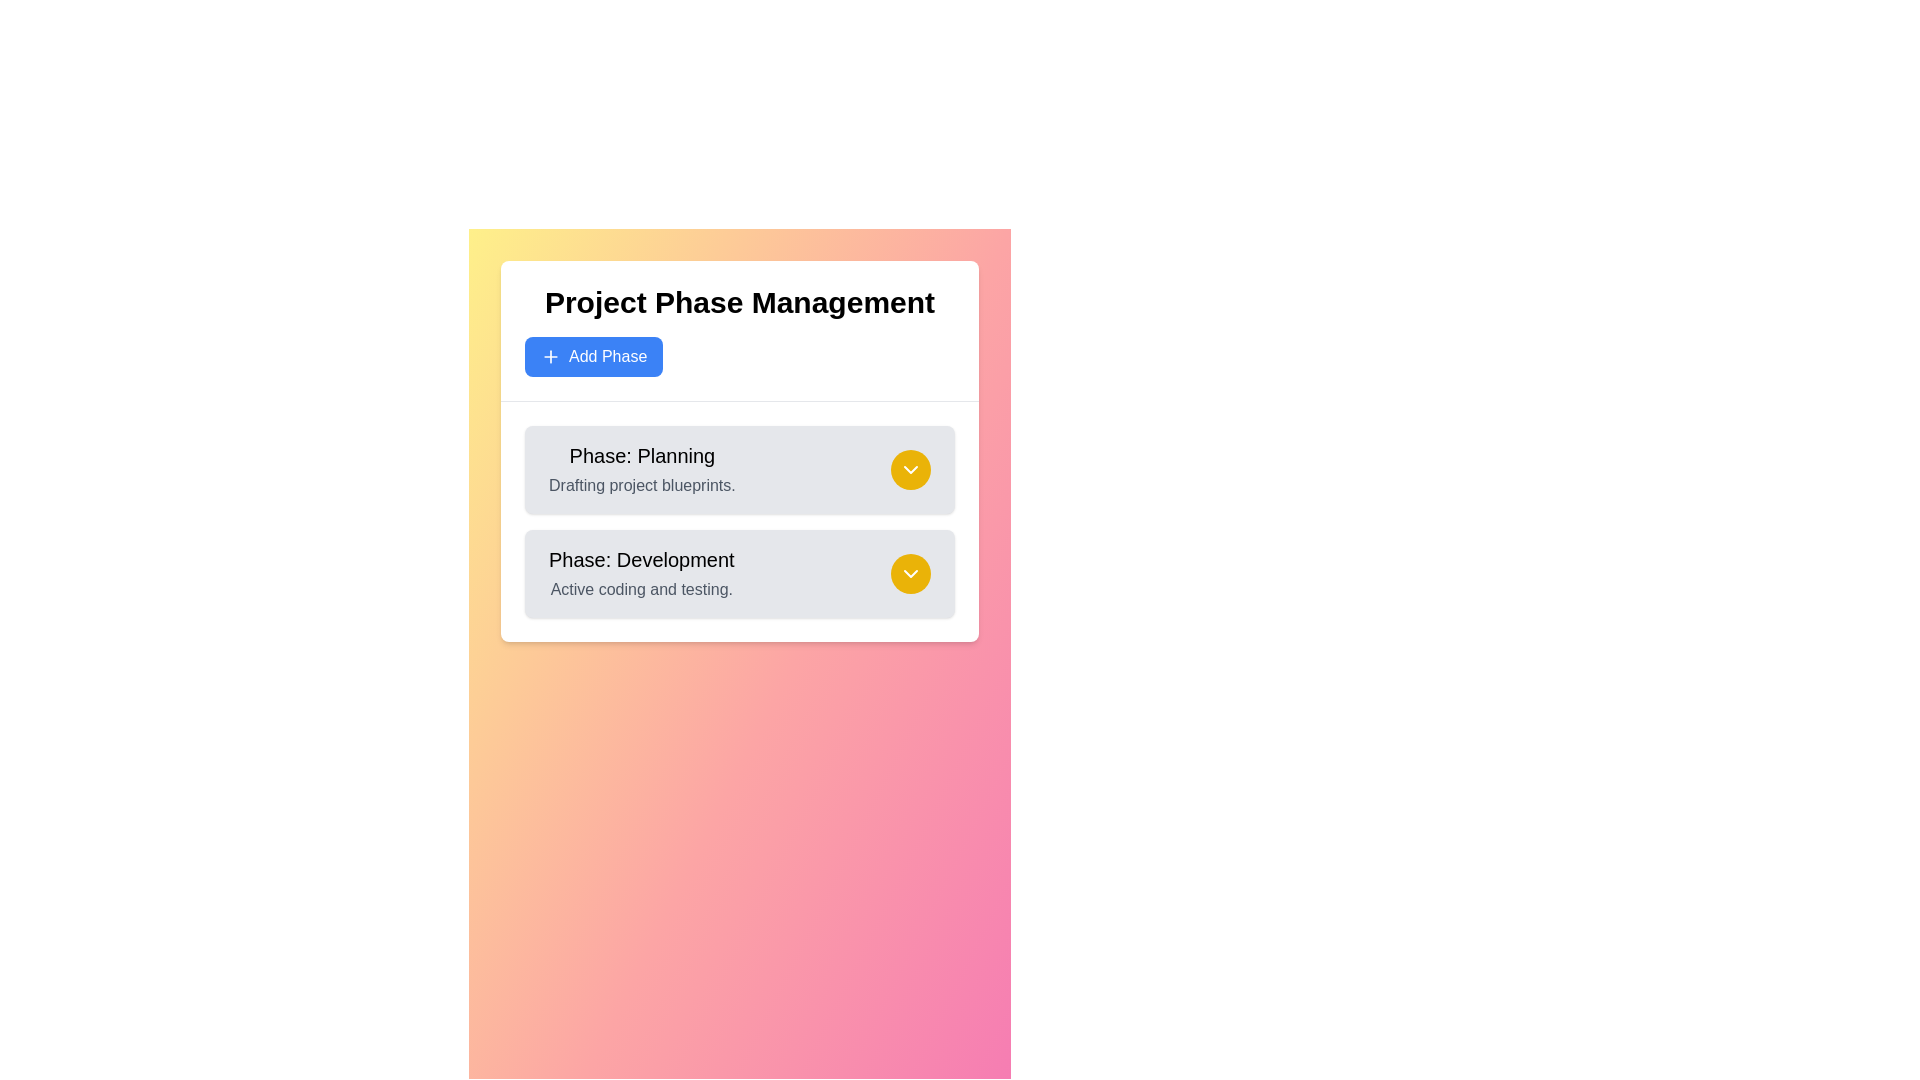 This screenshot has width=1920, height=1080. Describe the element at coordinates (642, 470) in the screenshot. I see `the Text label displaying 'Phase: Planning' which includes the description 'Drafting project blueprints.'` at that location.